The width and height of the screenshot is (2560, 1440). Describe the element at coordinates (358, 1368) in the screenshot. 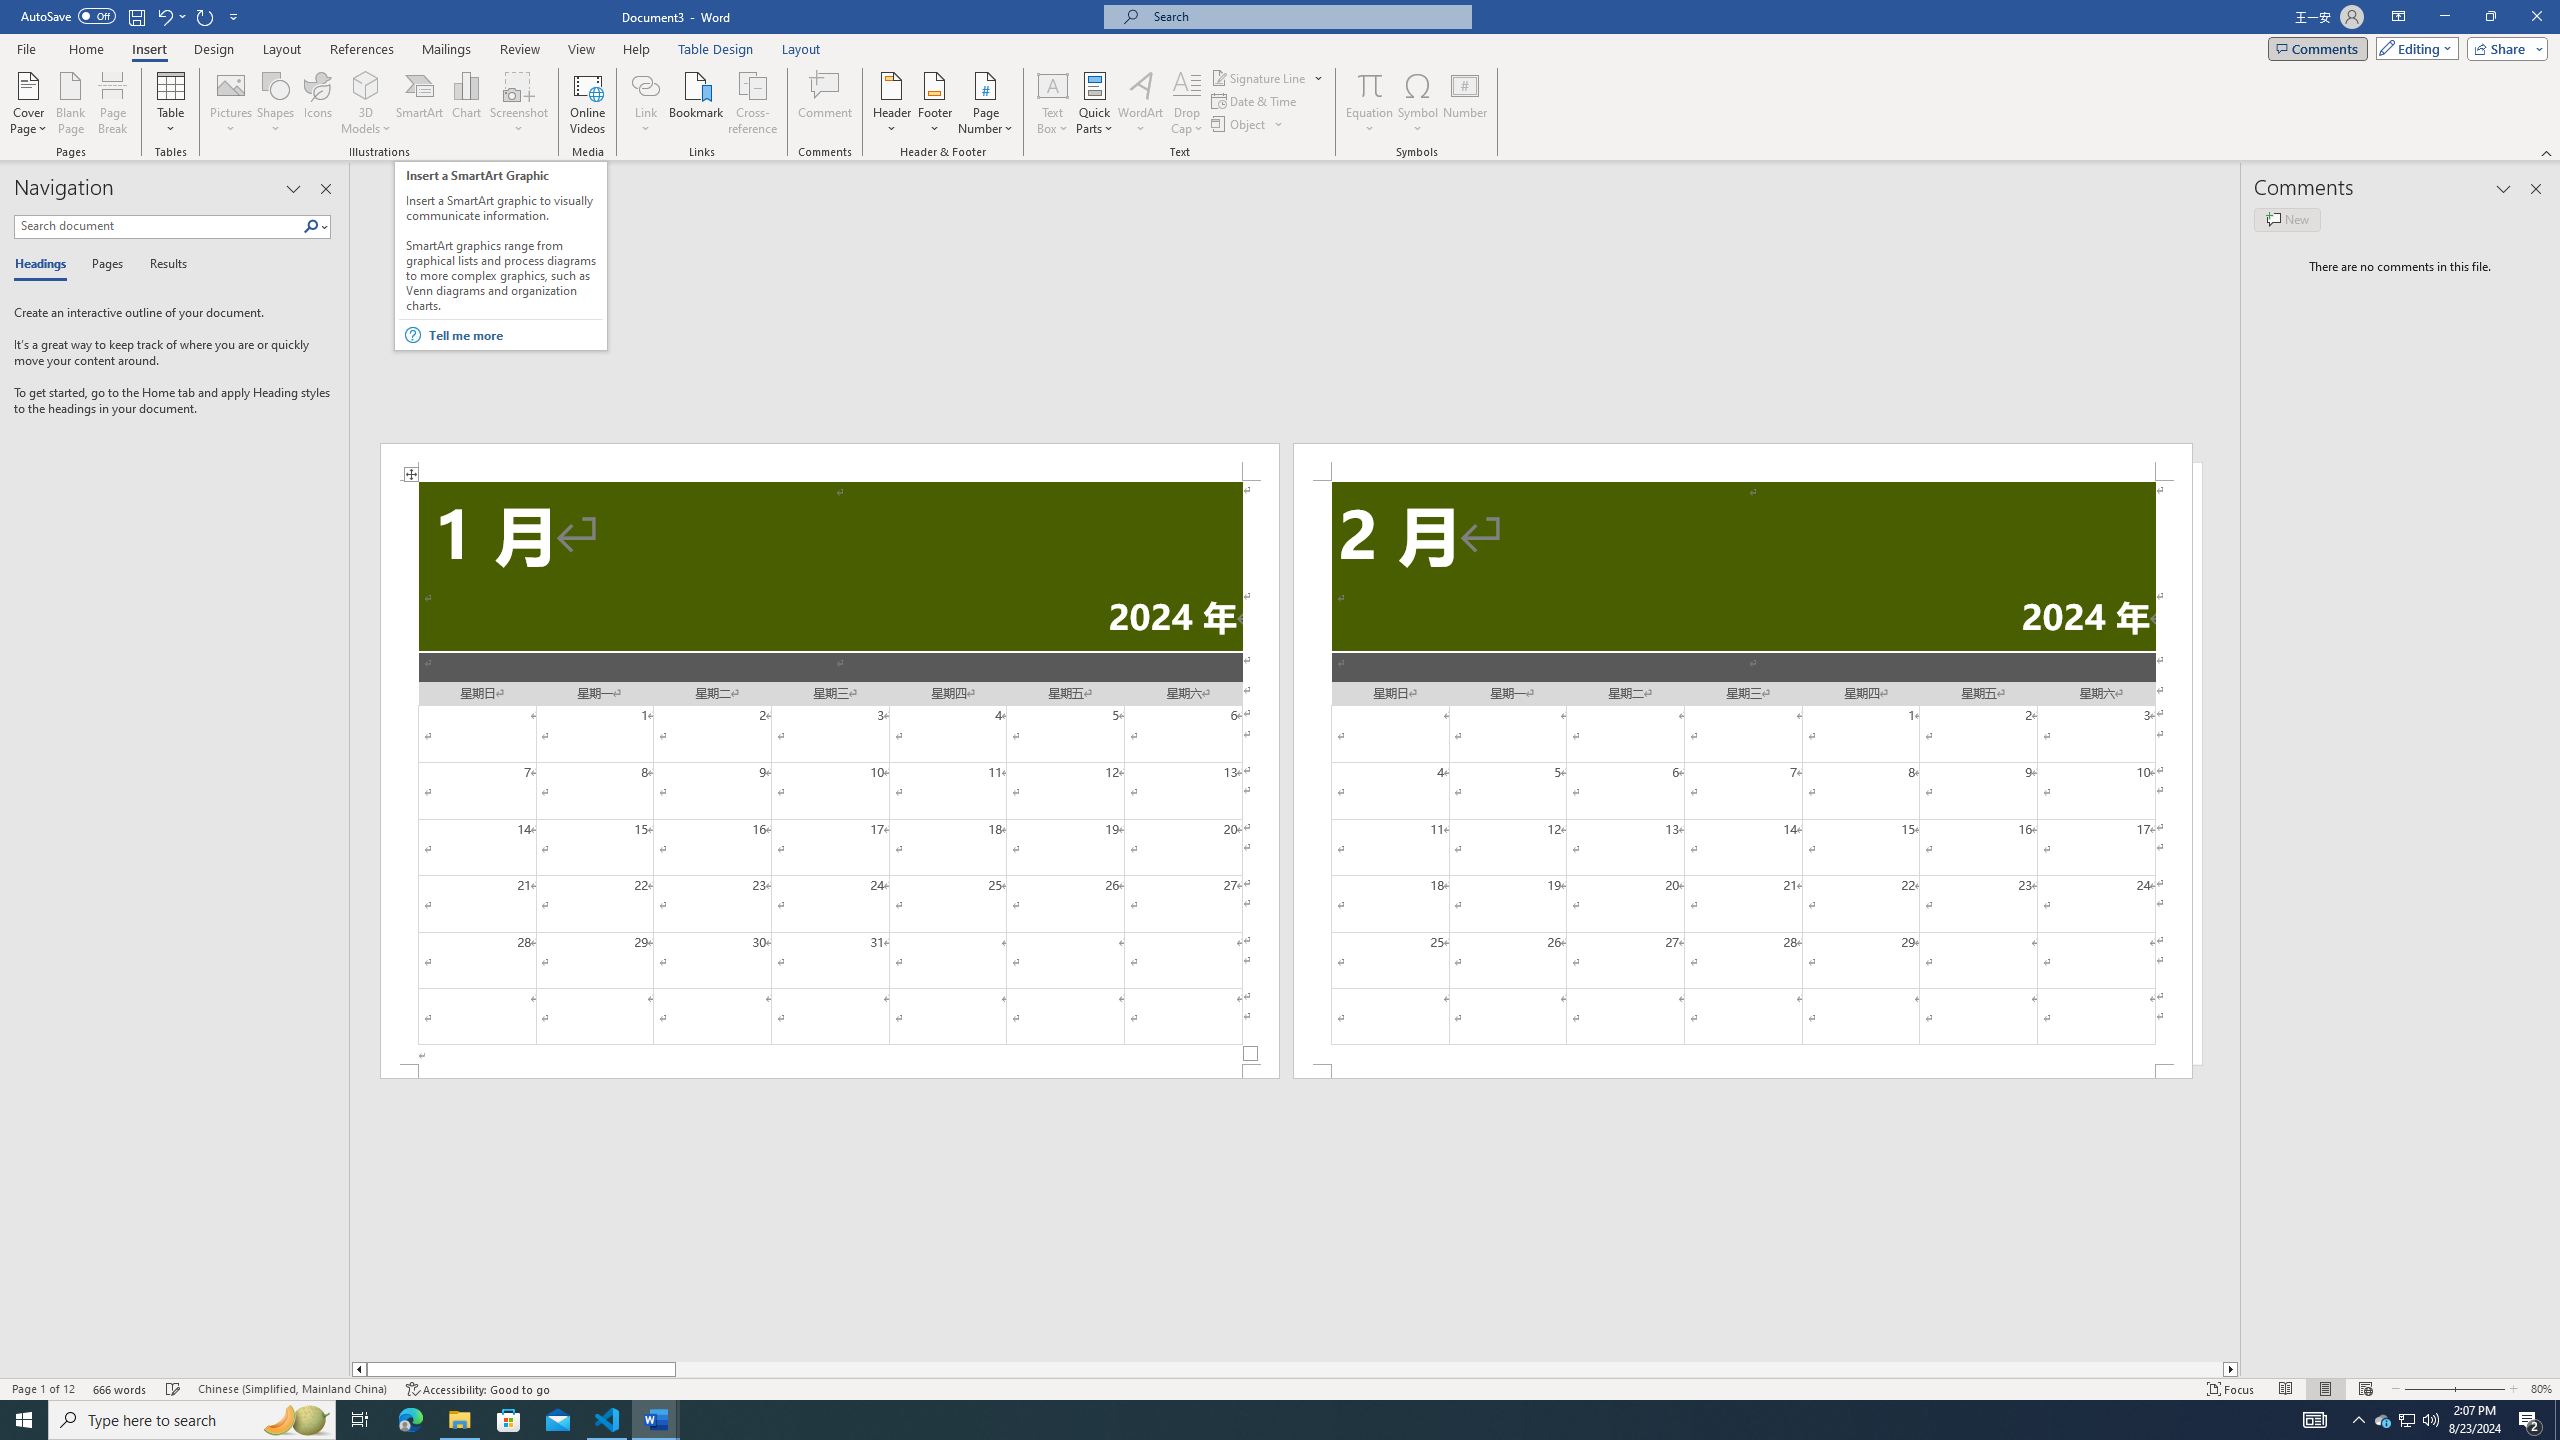

I see `'Column left'` at that location.